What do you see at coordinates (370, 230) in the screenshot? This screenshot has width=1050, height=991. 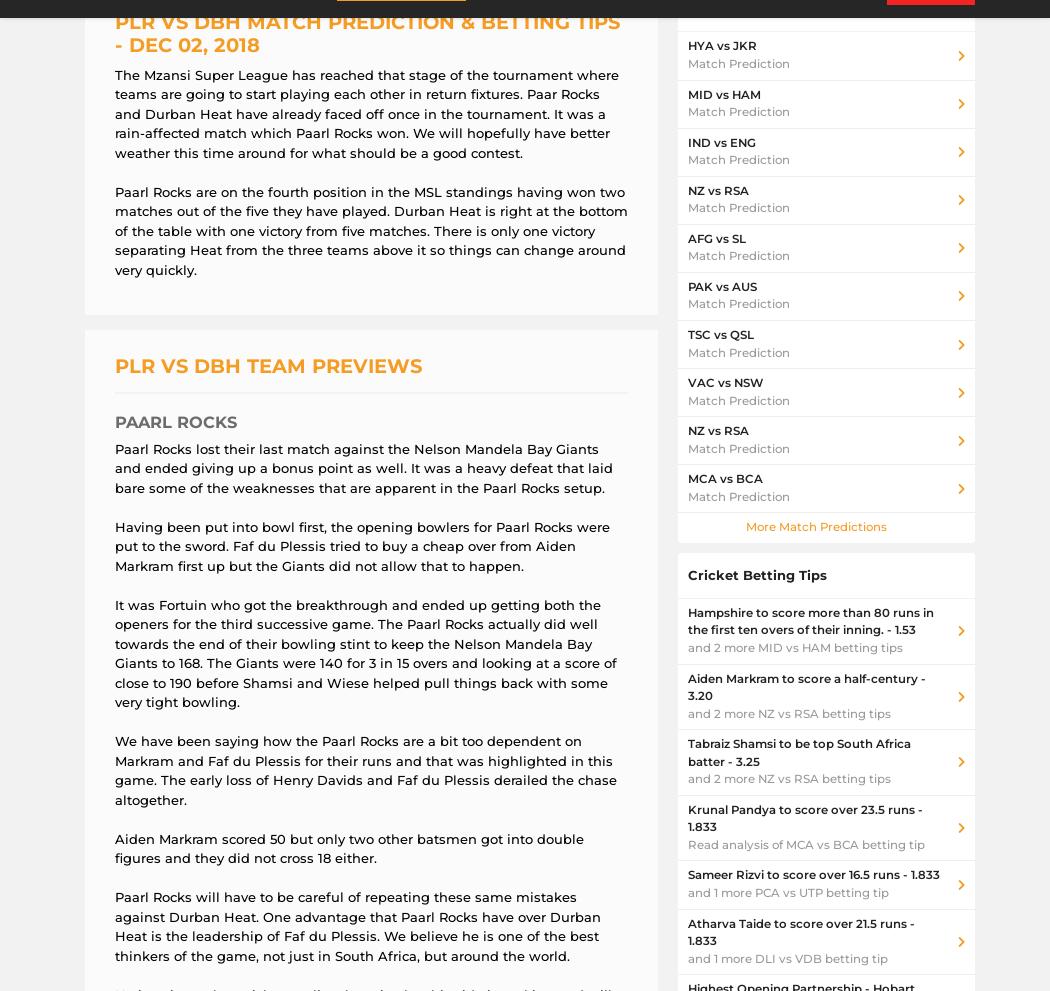 I see `'Paarl Rocks are on the fourth position in the MSL standings having won two matches out of the five they have played. Durban Heat is right at the bottom of the table with one victory from five matches. There is only one victory separating Heat from the three teams above it so things can change around very quickly.'` at bounding box center [370, 230].